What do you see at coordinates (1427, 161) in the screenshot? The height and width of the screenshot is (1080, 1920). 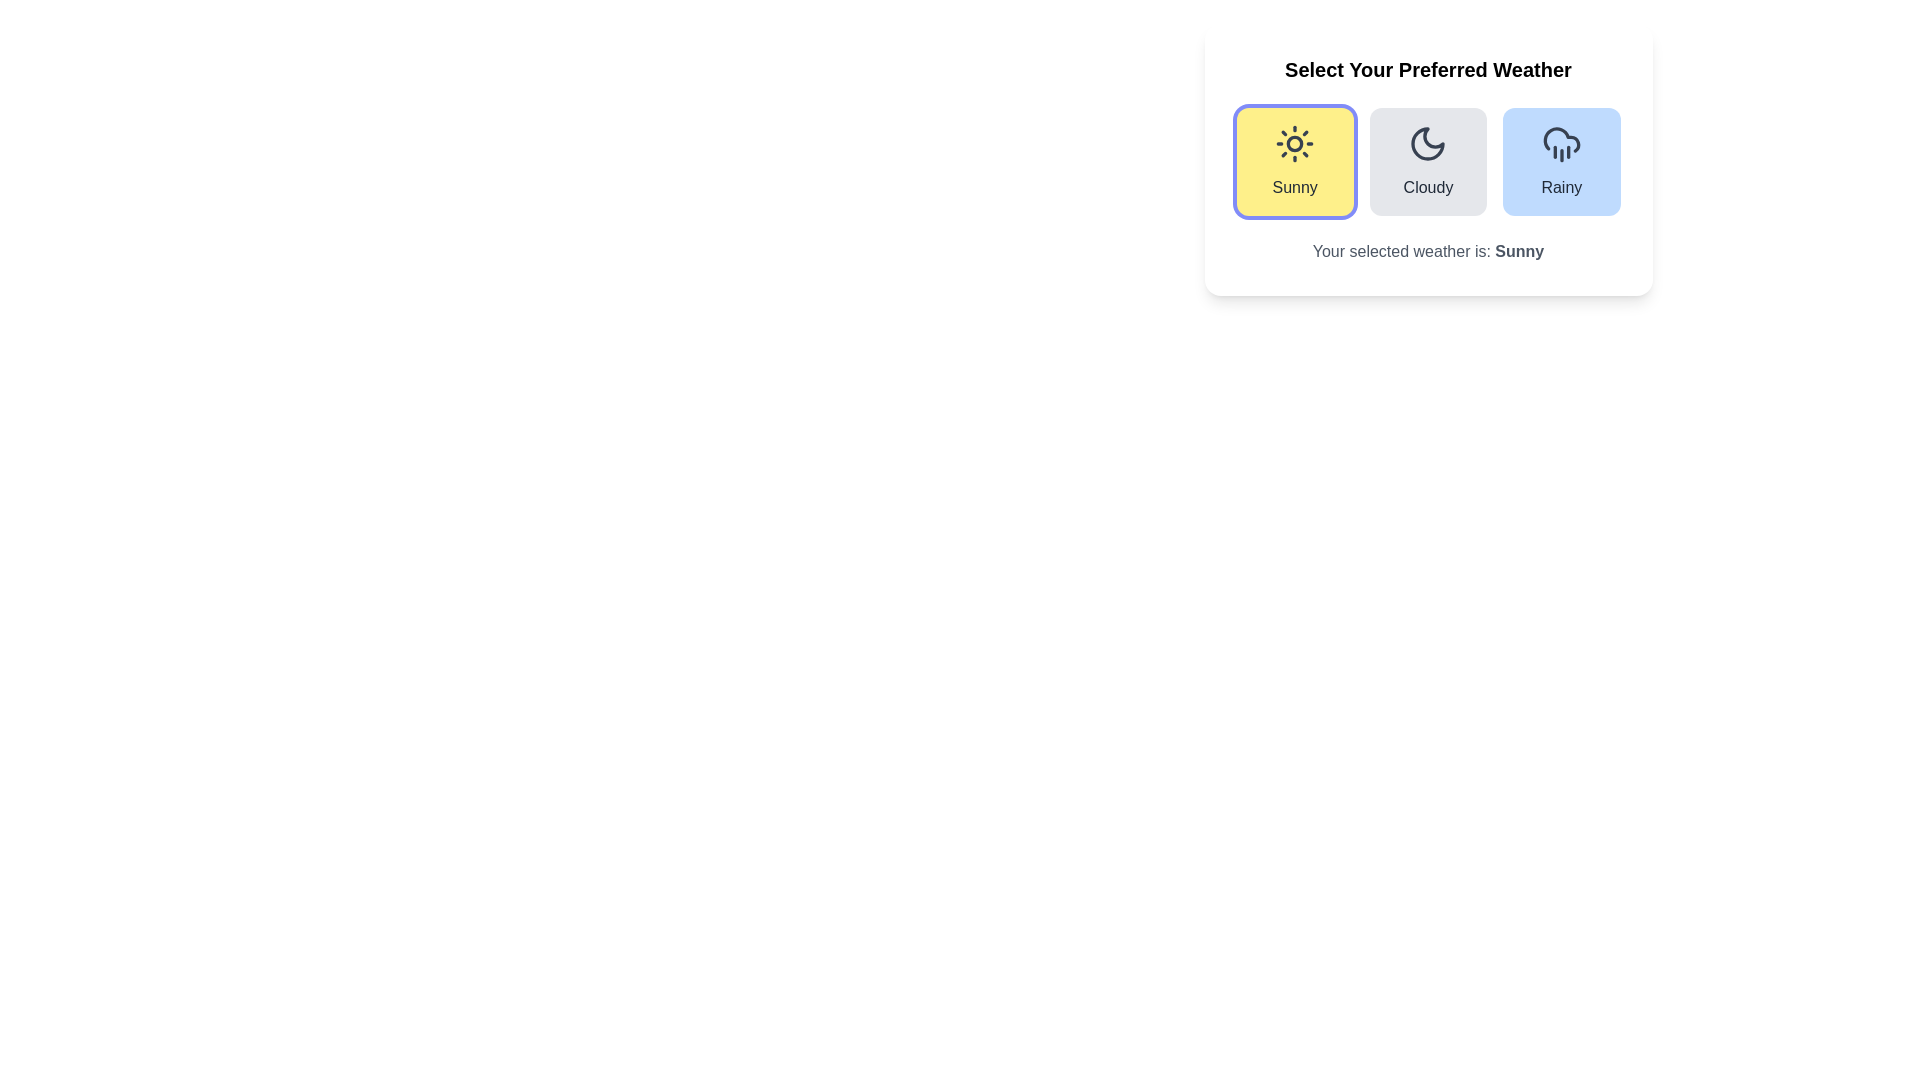 I see `the 'Cloudy' weather selection card, which is visually interactive and located in the middle column of the weather selection grid` at bounding box center [1427, 161].